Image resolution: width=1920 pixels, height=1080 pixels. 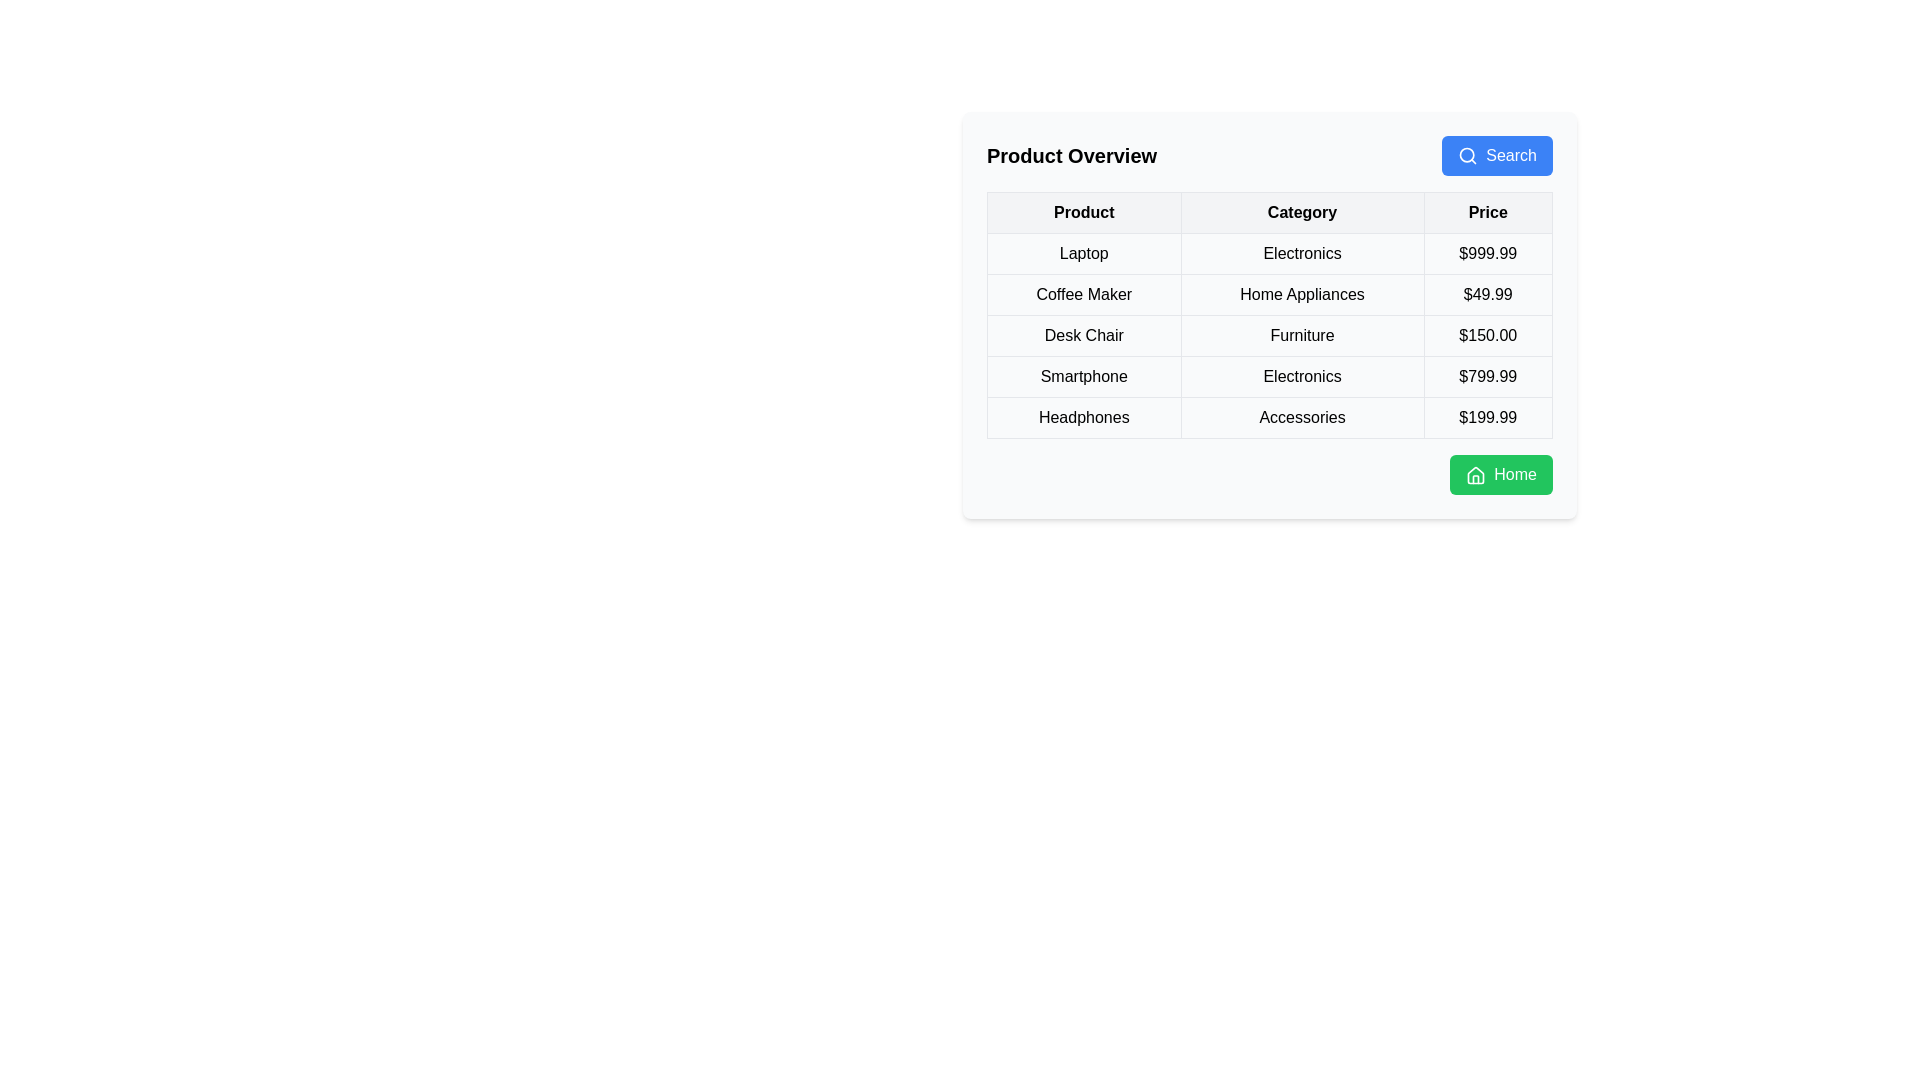 What do you see at coordinates (1269, 334) in the screenshot?
I see `on the third row of the table that presents the product details for 'Desk Chair', including its category 'Furniture' and price '$150.00', in order` at bounding box center [1269, 334].